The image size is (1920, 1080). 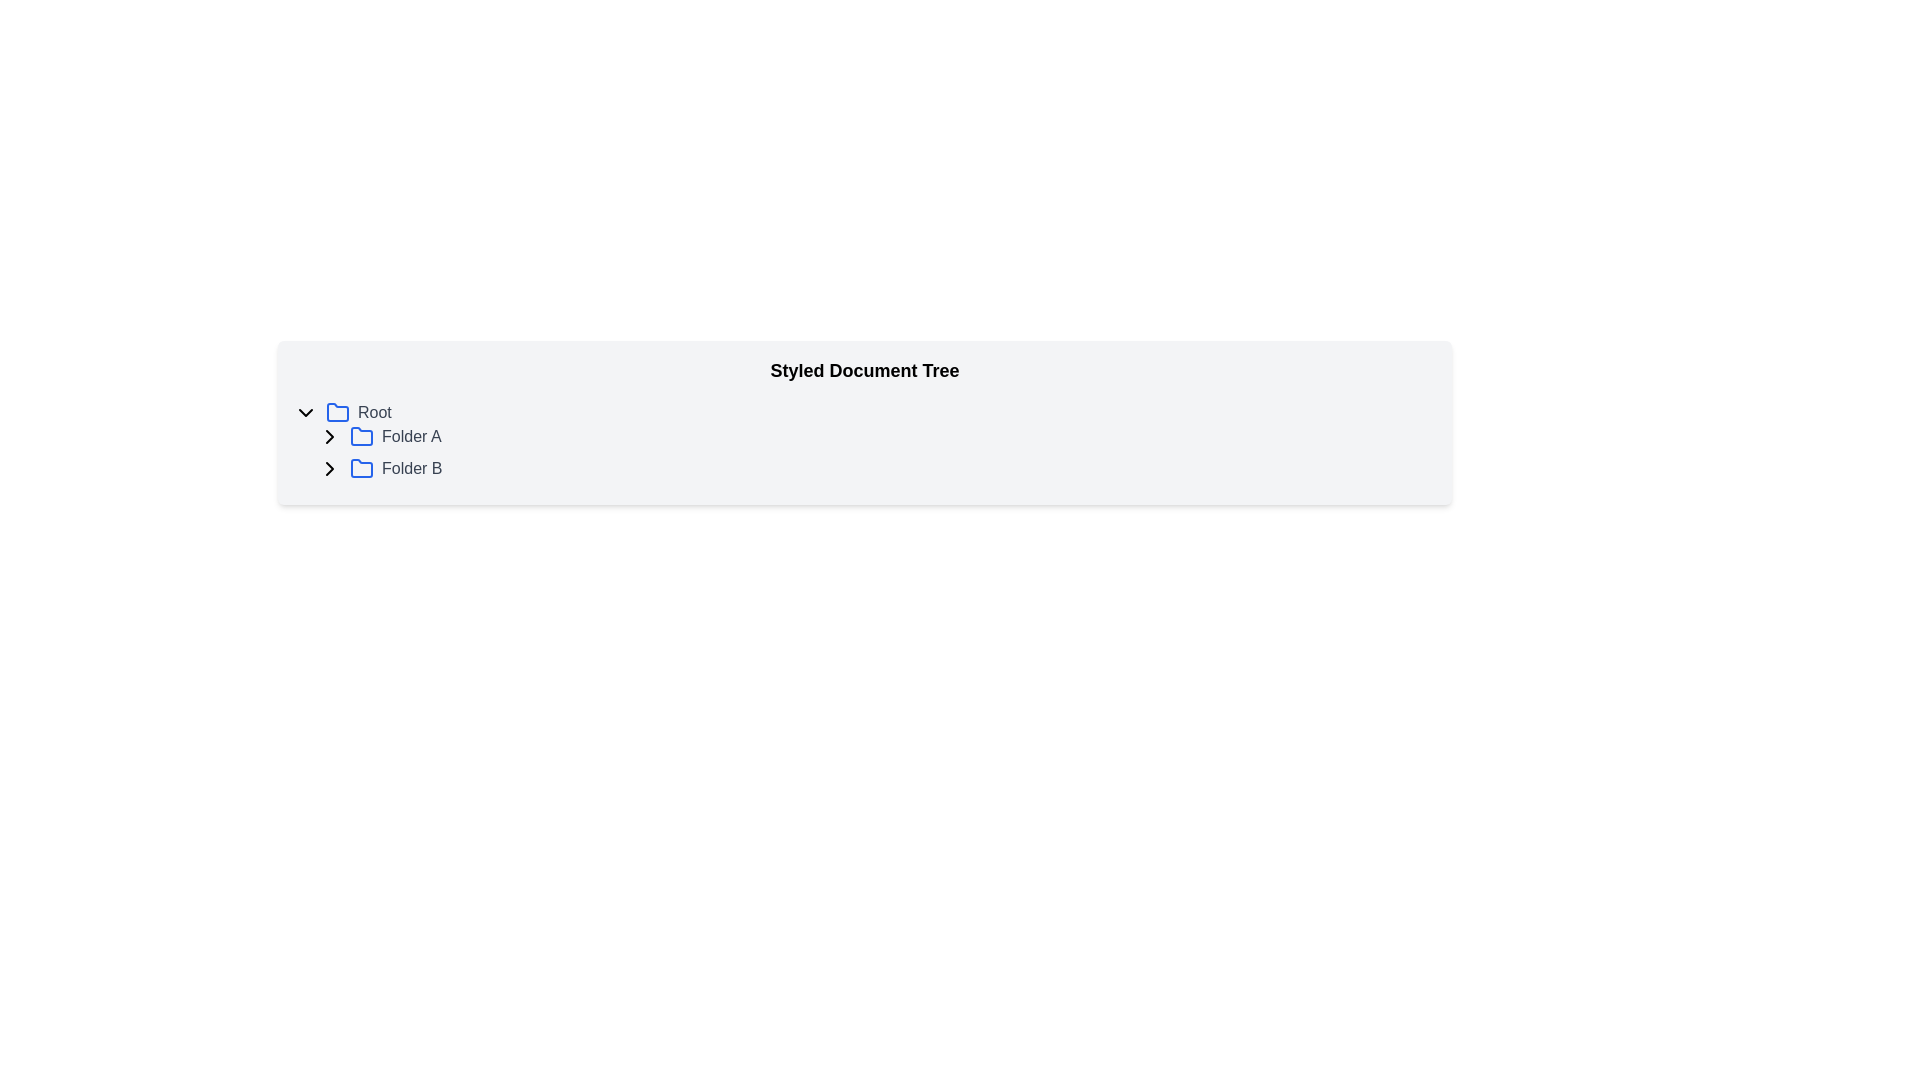 I want to click on the graphical icon representing the folder, which is located to the left of the text 'Folder B' in the tree view hierarchy, so click(x=361, y=469).